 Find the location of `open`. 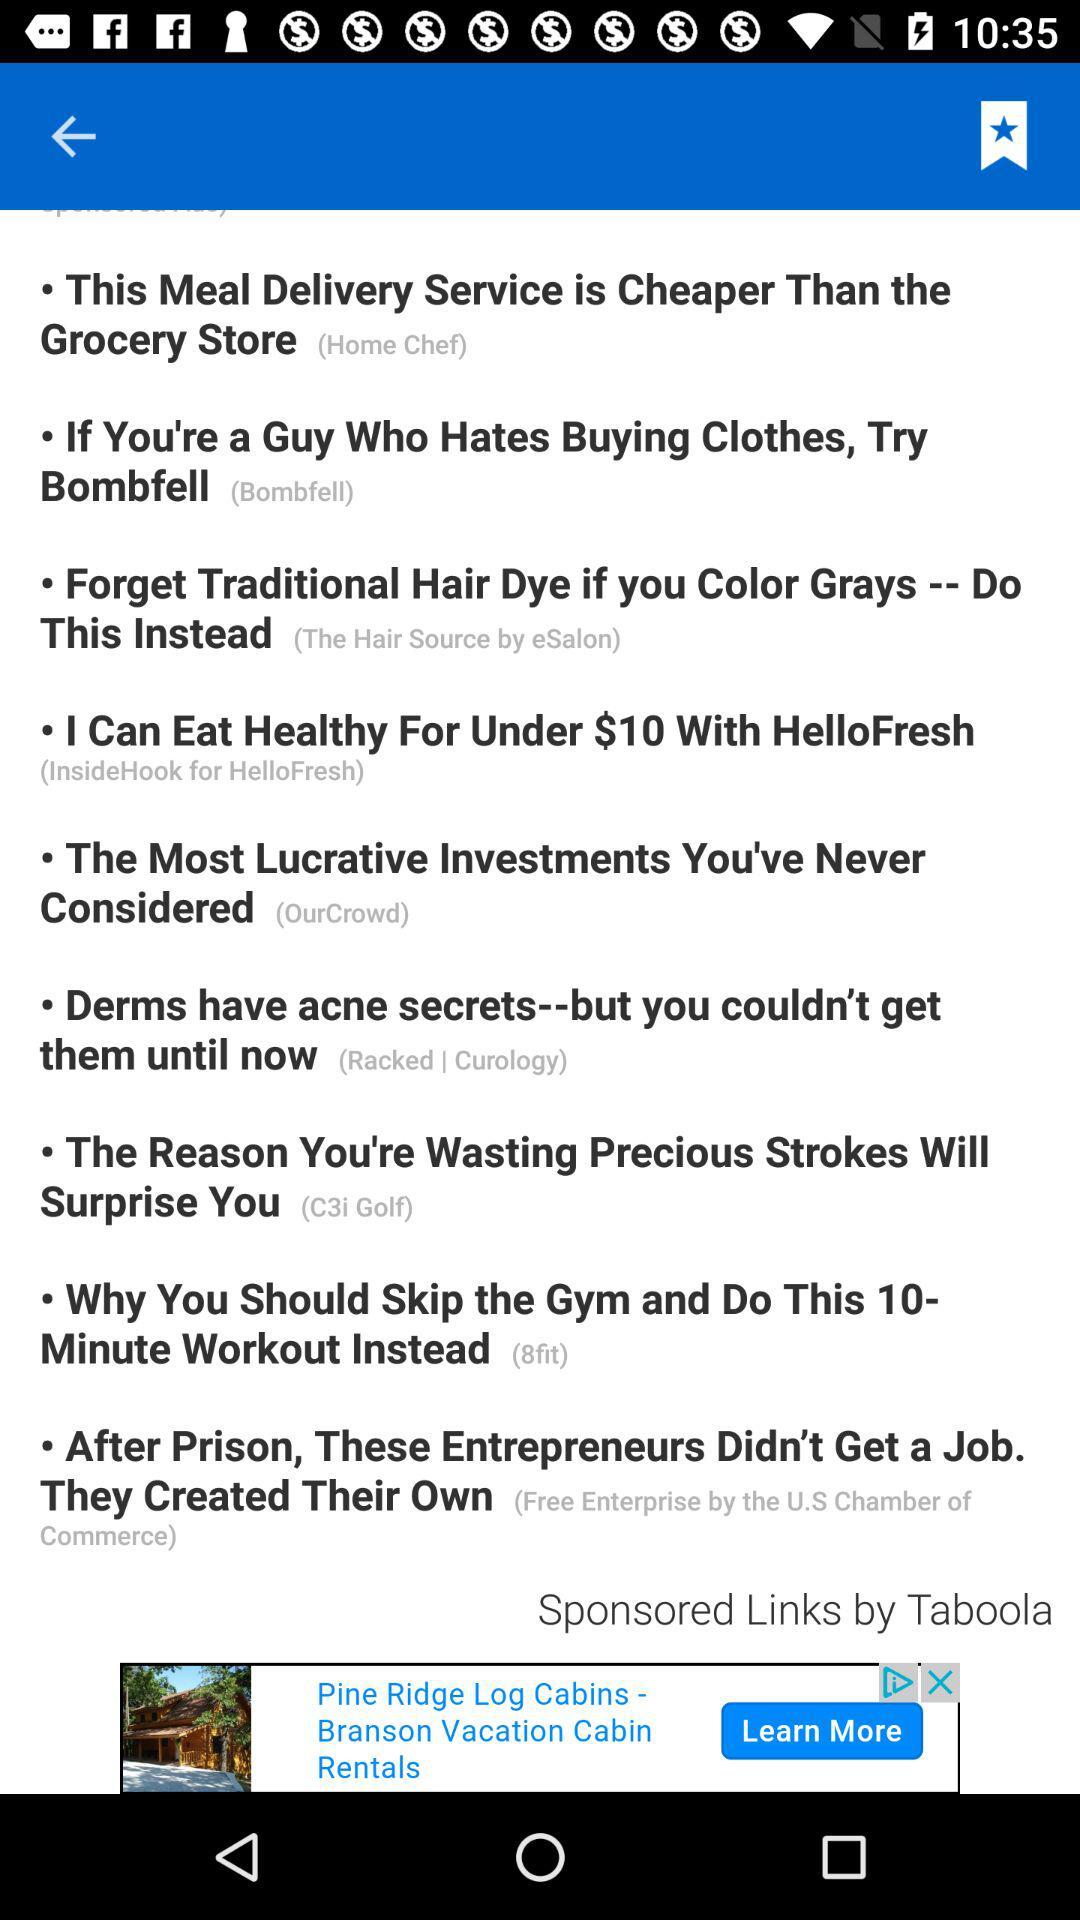

open is located at coordinates (540, 1727).